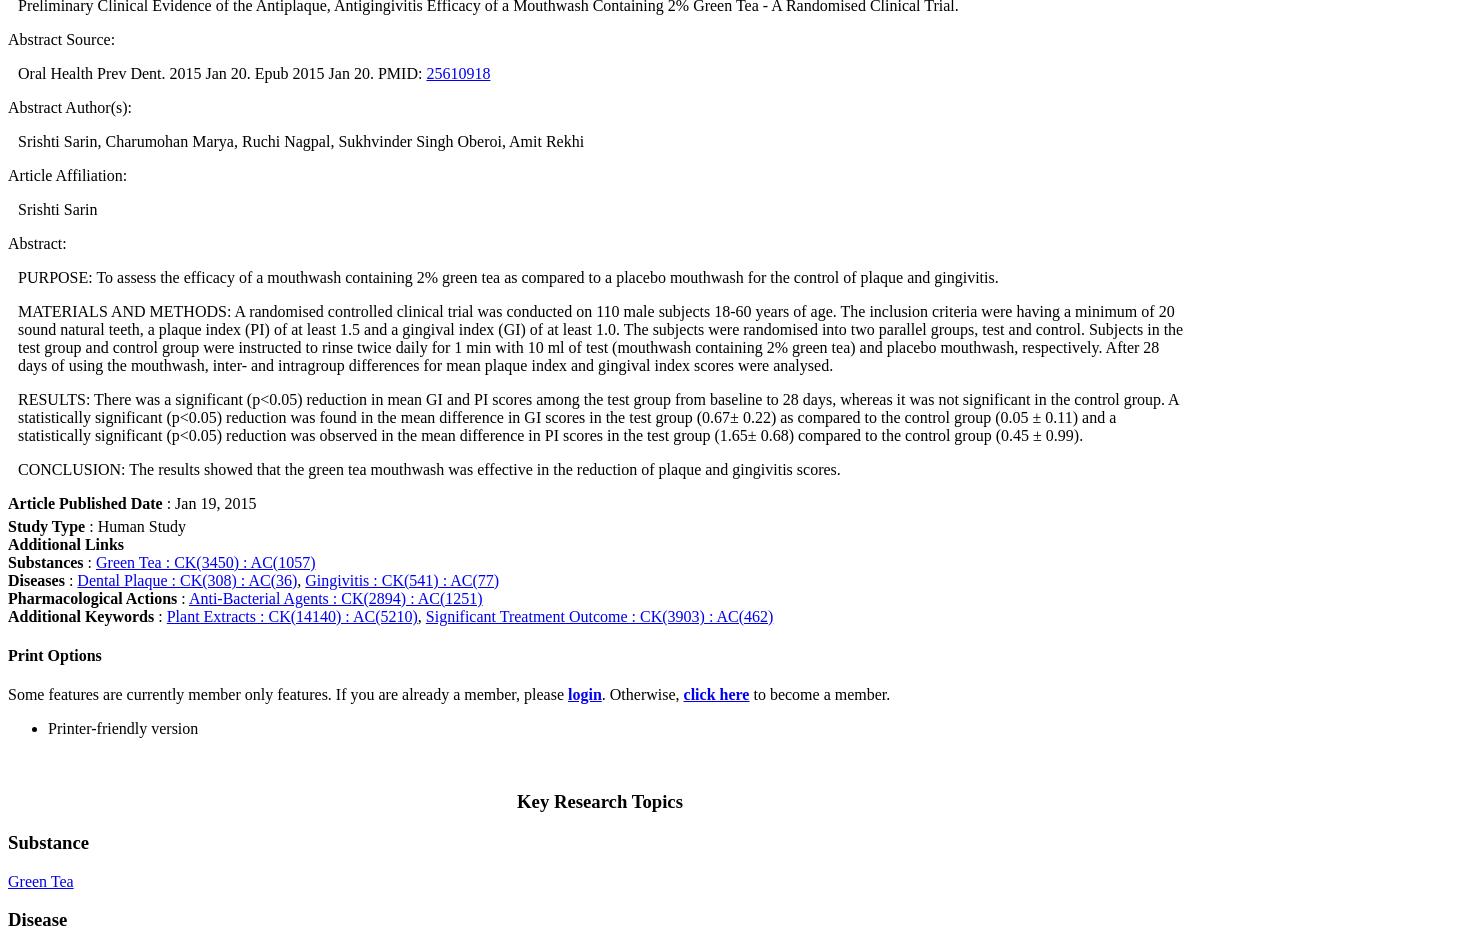 This screenshot has height=952, width=1482. What do you see at coordinates (598, 615) in the screenshot?
I see `'Significant Treatment Outcome : CK(3903) : AC(462)'` at bounding box center [598, 615].